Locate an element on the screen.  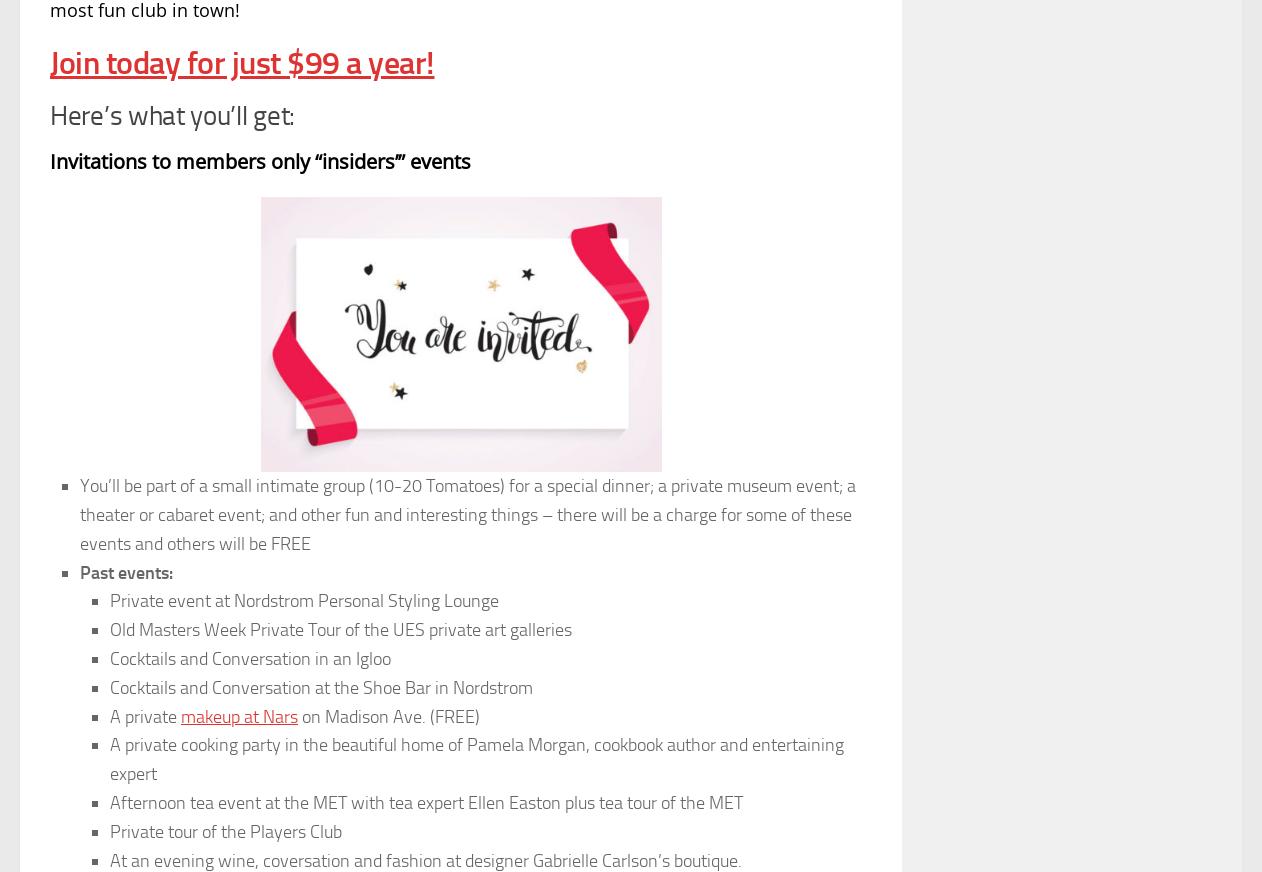
'Invitations to members only “insiders’” events' is located at coordinates (259, 161).